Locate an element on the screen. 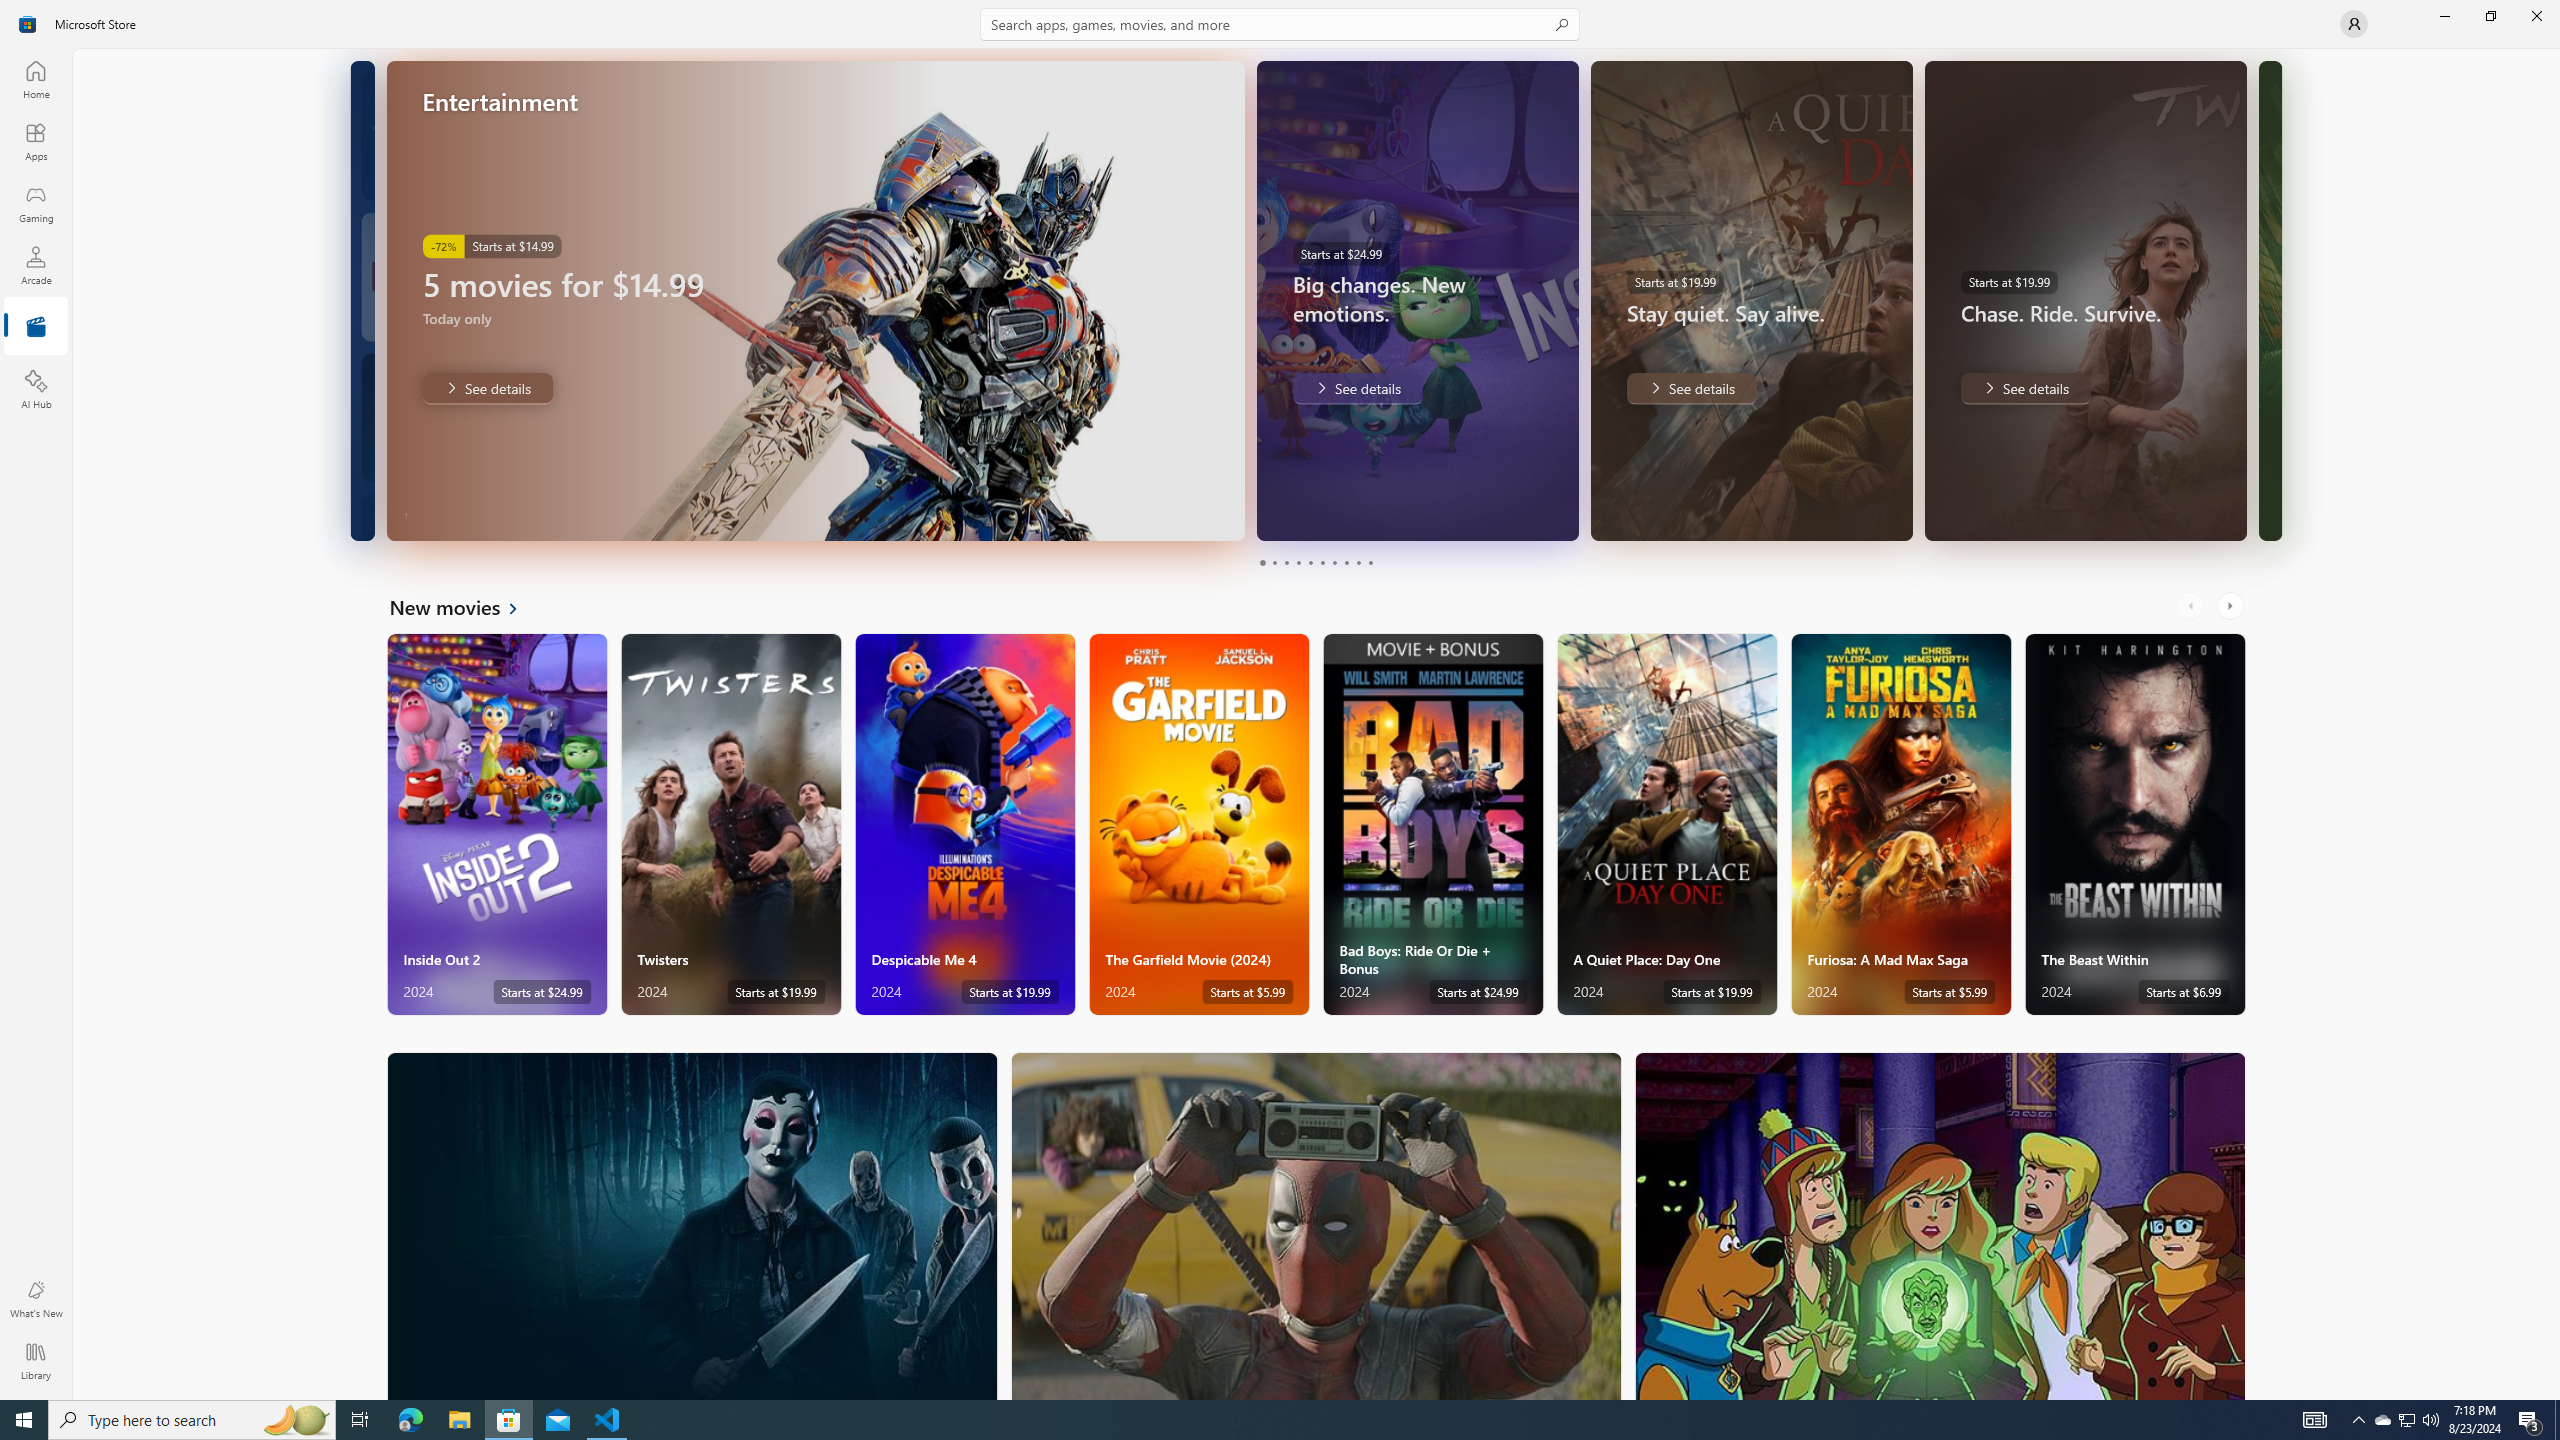 This screenshot has height=1440, width=2560. 'Minimize Microsoft Store' is located at coordinates (2443, 15).